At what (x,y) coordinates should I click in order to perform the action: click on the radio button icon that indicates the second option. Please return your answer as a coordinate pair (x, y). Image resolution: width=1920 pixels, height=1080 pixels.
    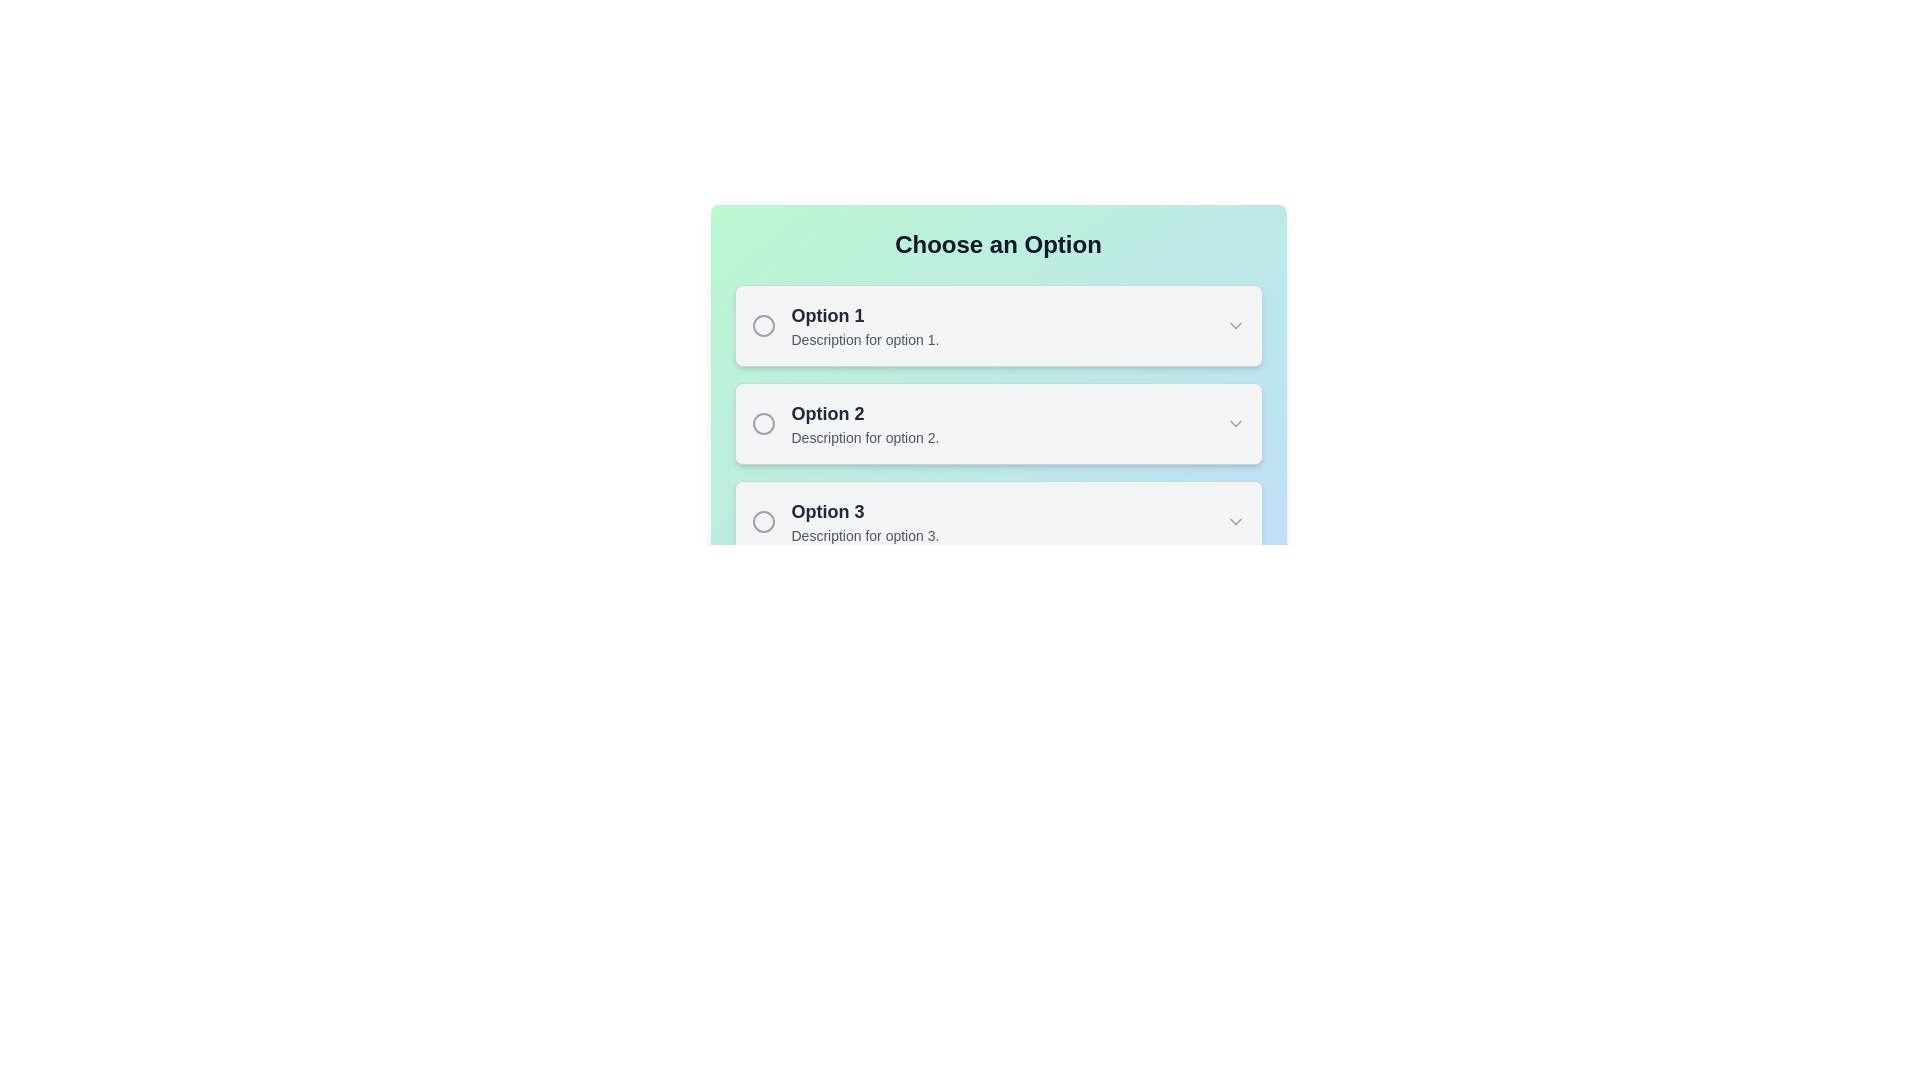
    Looking at the image, I should click on (762, 423).